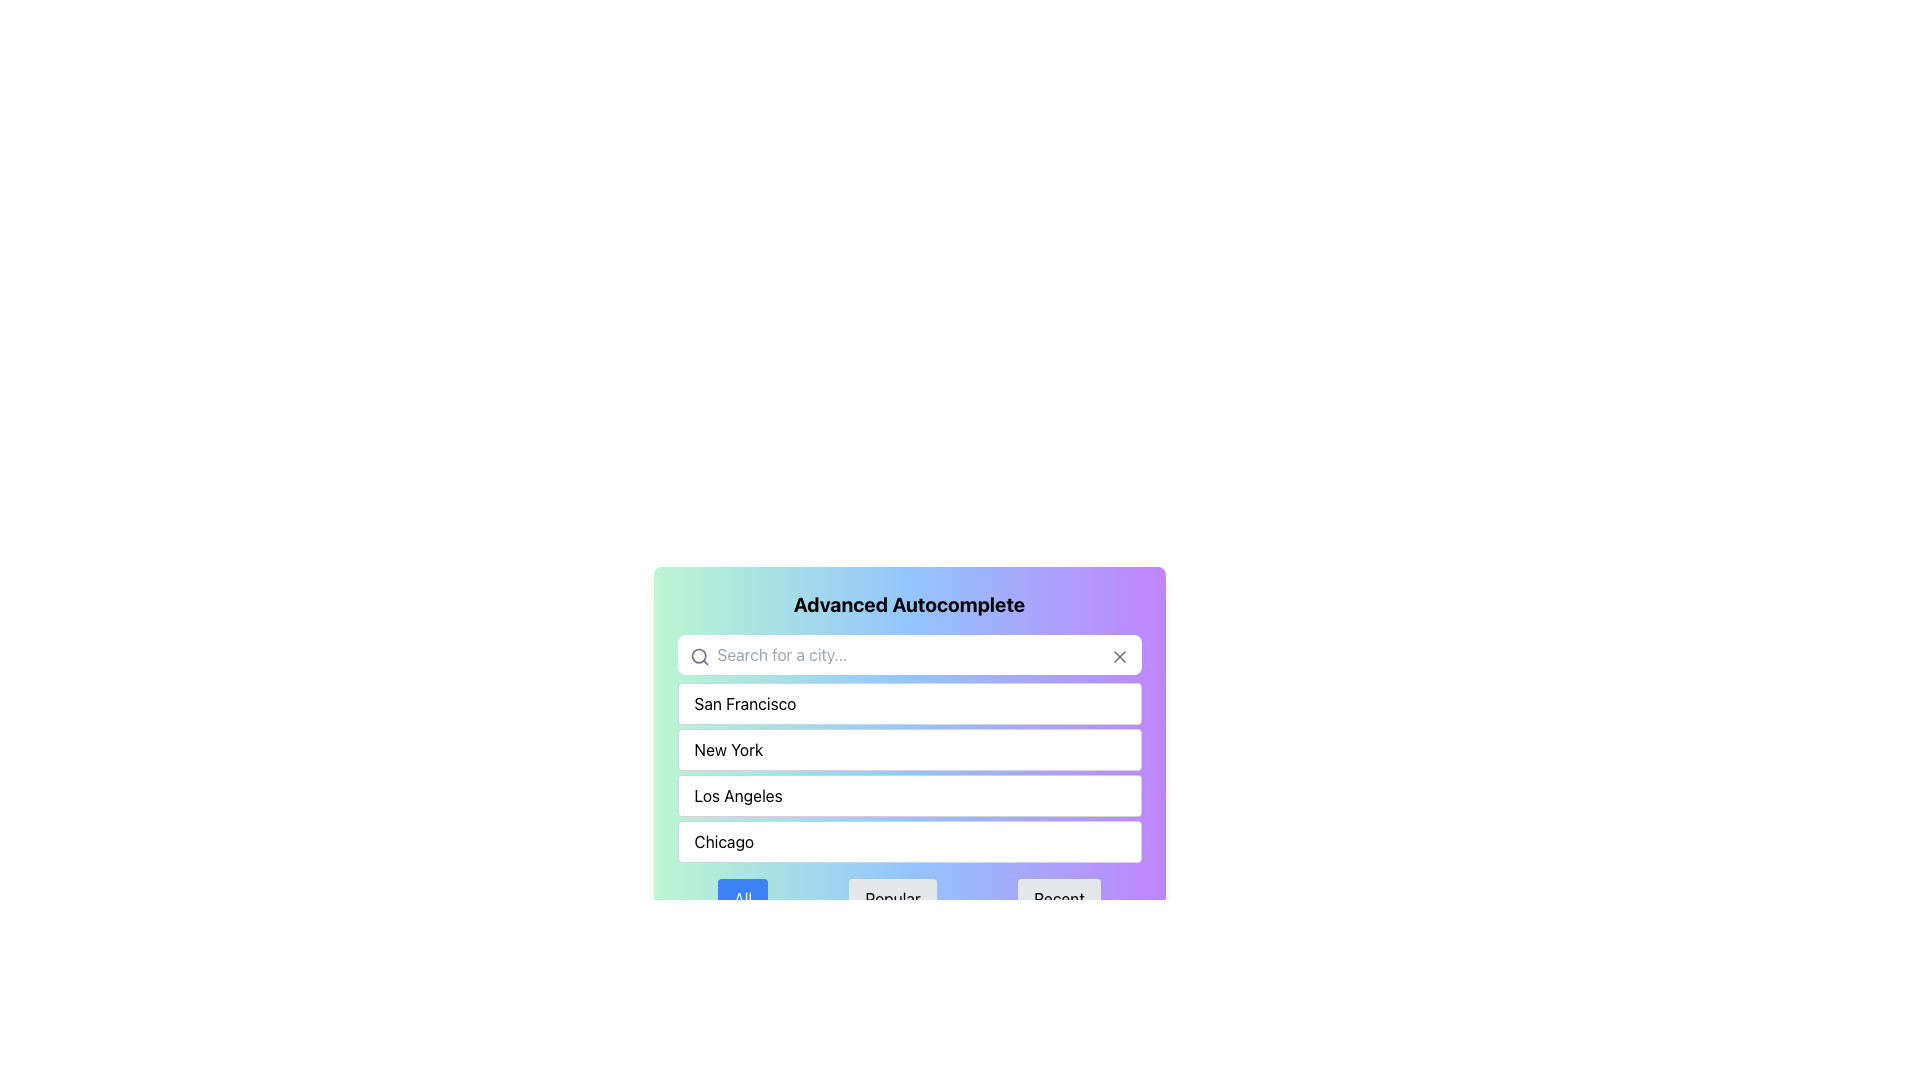  What do you see at coordinates (908, 703) in the screenshot?
I see `the first city option in the list, located below the 'Search for a city...' input field, to interact with it` at bounding box center [908, 703].